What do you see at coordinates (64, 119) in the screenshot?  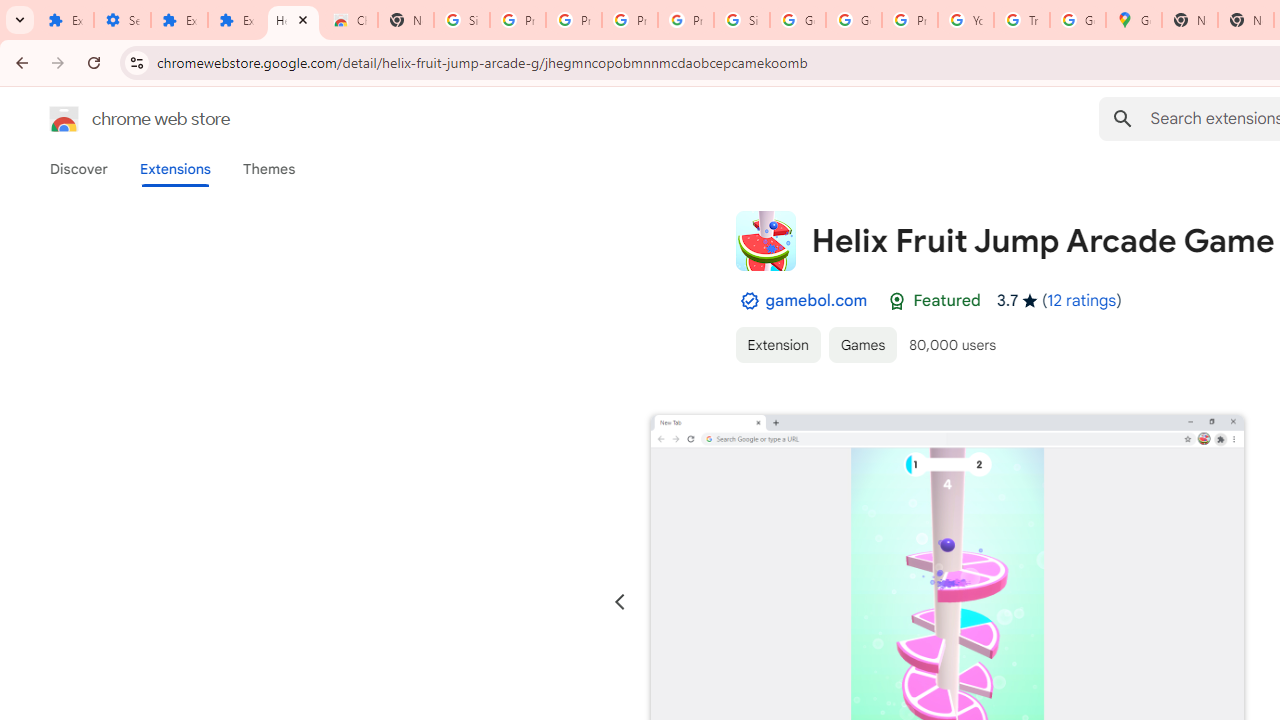 I see `'Chrome Web Store logo'` at bounding box center [64, 119].